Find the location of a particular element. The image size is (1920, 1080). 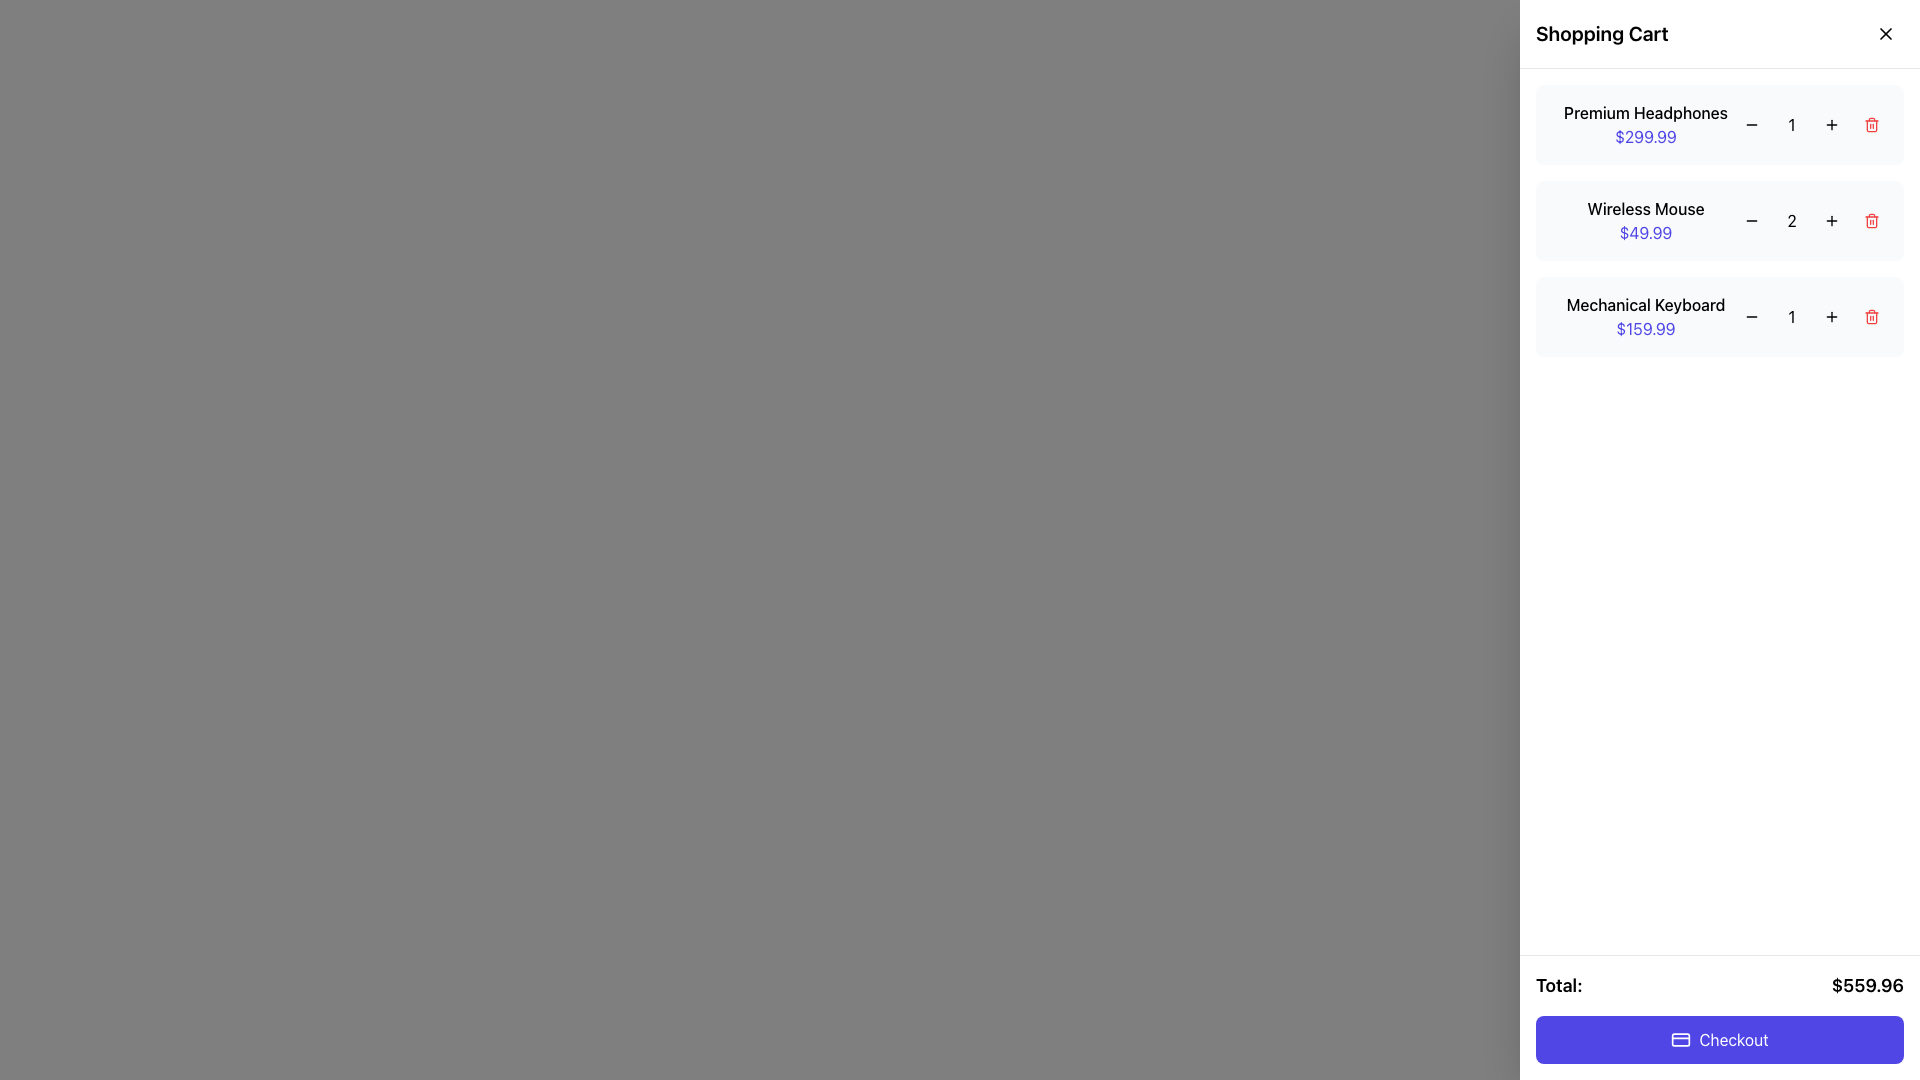

text information displayed for the third item in the shopping cart, which includes the name and price of the product is located at coordinates (1646, 315).